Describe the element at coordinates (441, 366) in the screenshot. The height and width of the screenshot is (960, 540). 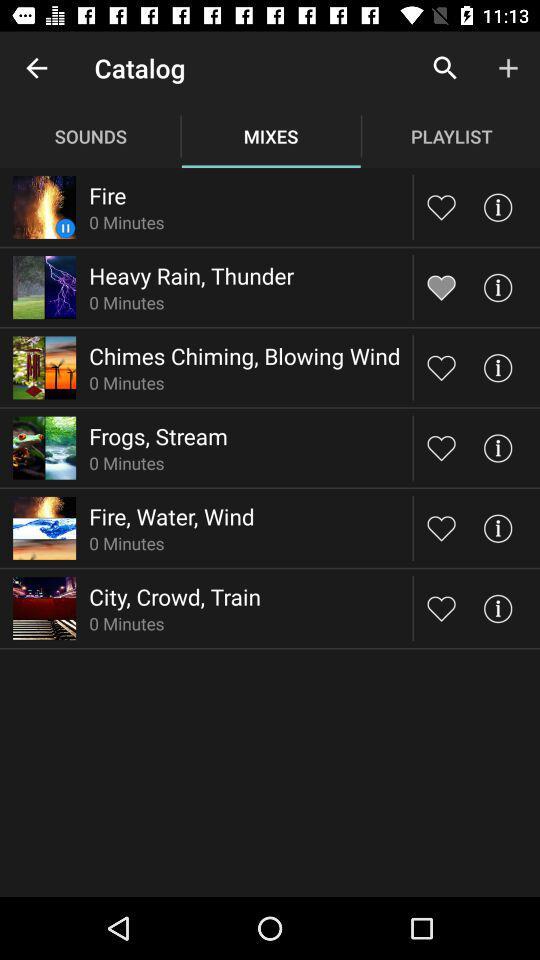
I see `like button to choose` at that location.